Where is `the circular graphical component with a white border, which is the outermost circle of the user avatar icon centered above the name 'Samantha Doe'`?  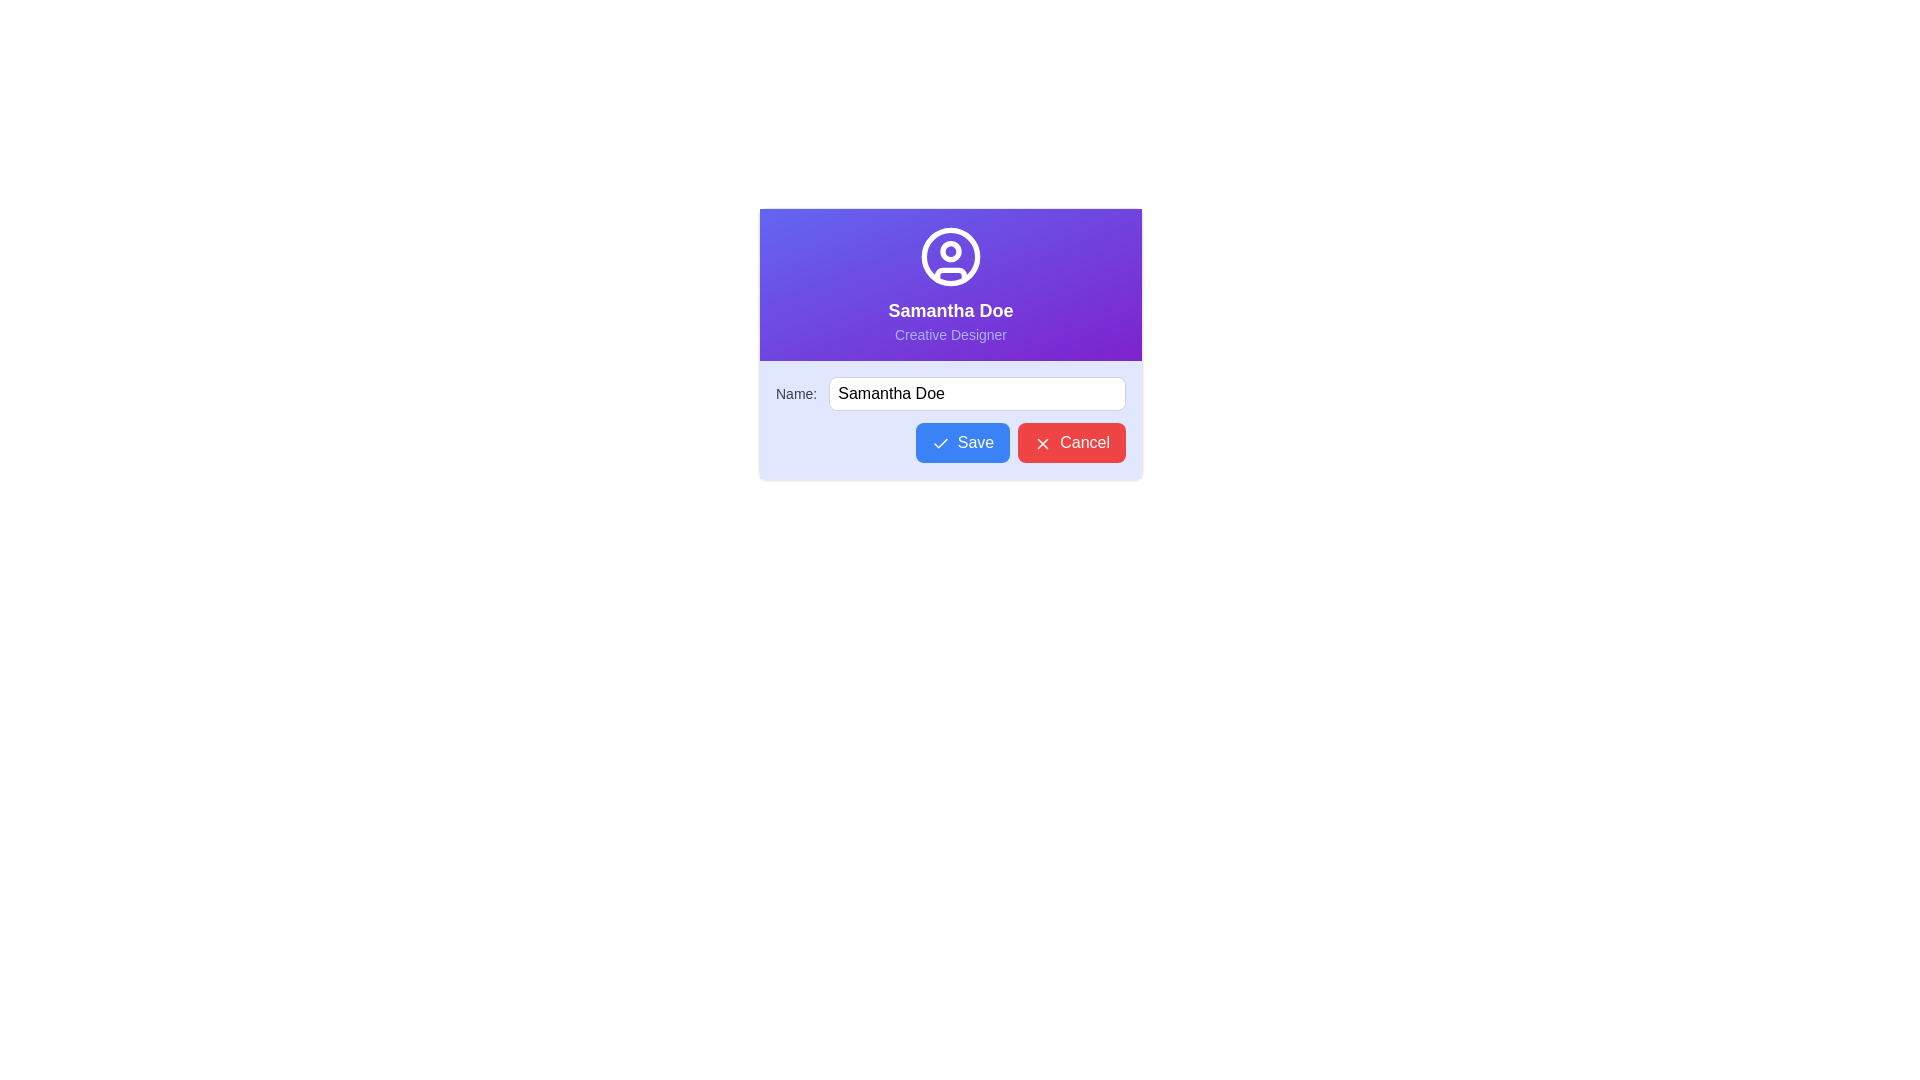 the circular graphical component with a white border, which is the outermost circle of the user avatar icon centered above the name 'Samantha Doe' is located at coordinates (949, 254).